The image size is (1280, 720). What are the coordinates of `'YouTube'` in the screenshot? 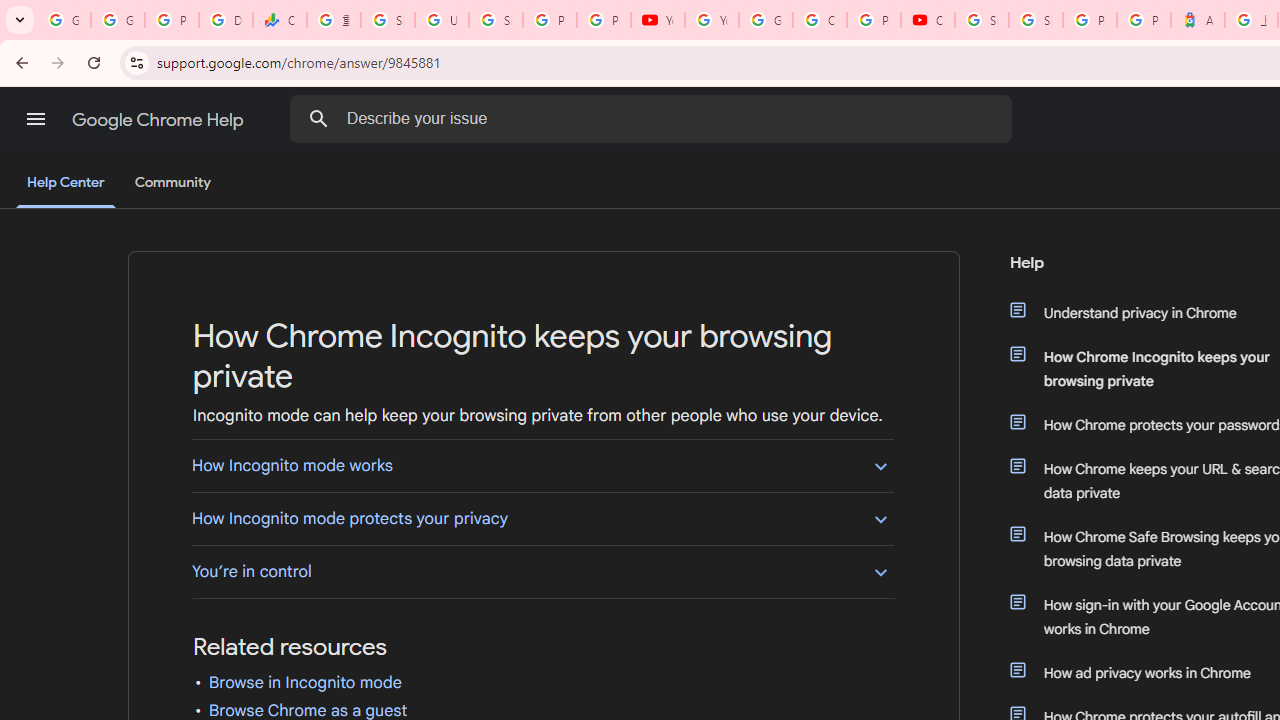 It's located at (657, 20).